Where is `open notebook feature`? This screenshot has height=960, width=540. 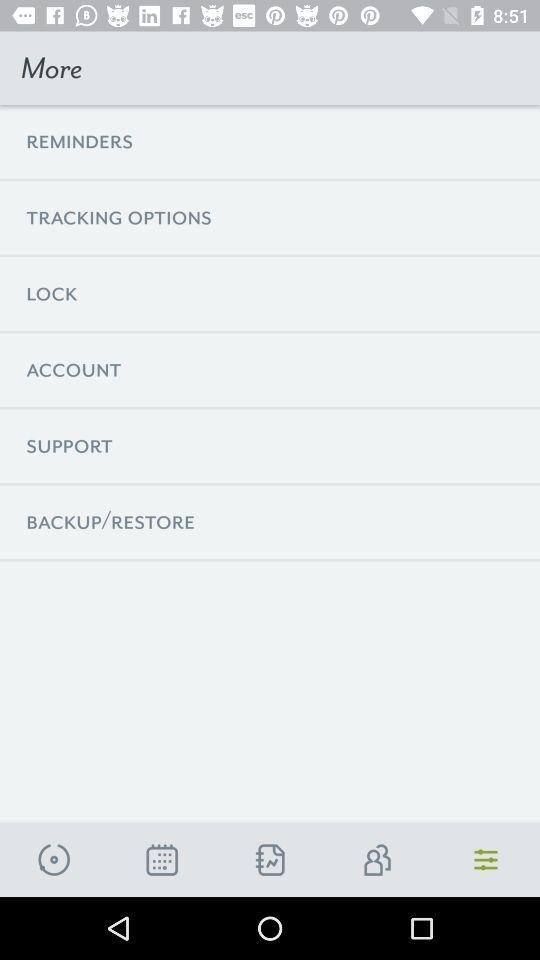 open notebook feature is located at coordinates (270, 859).